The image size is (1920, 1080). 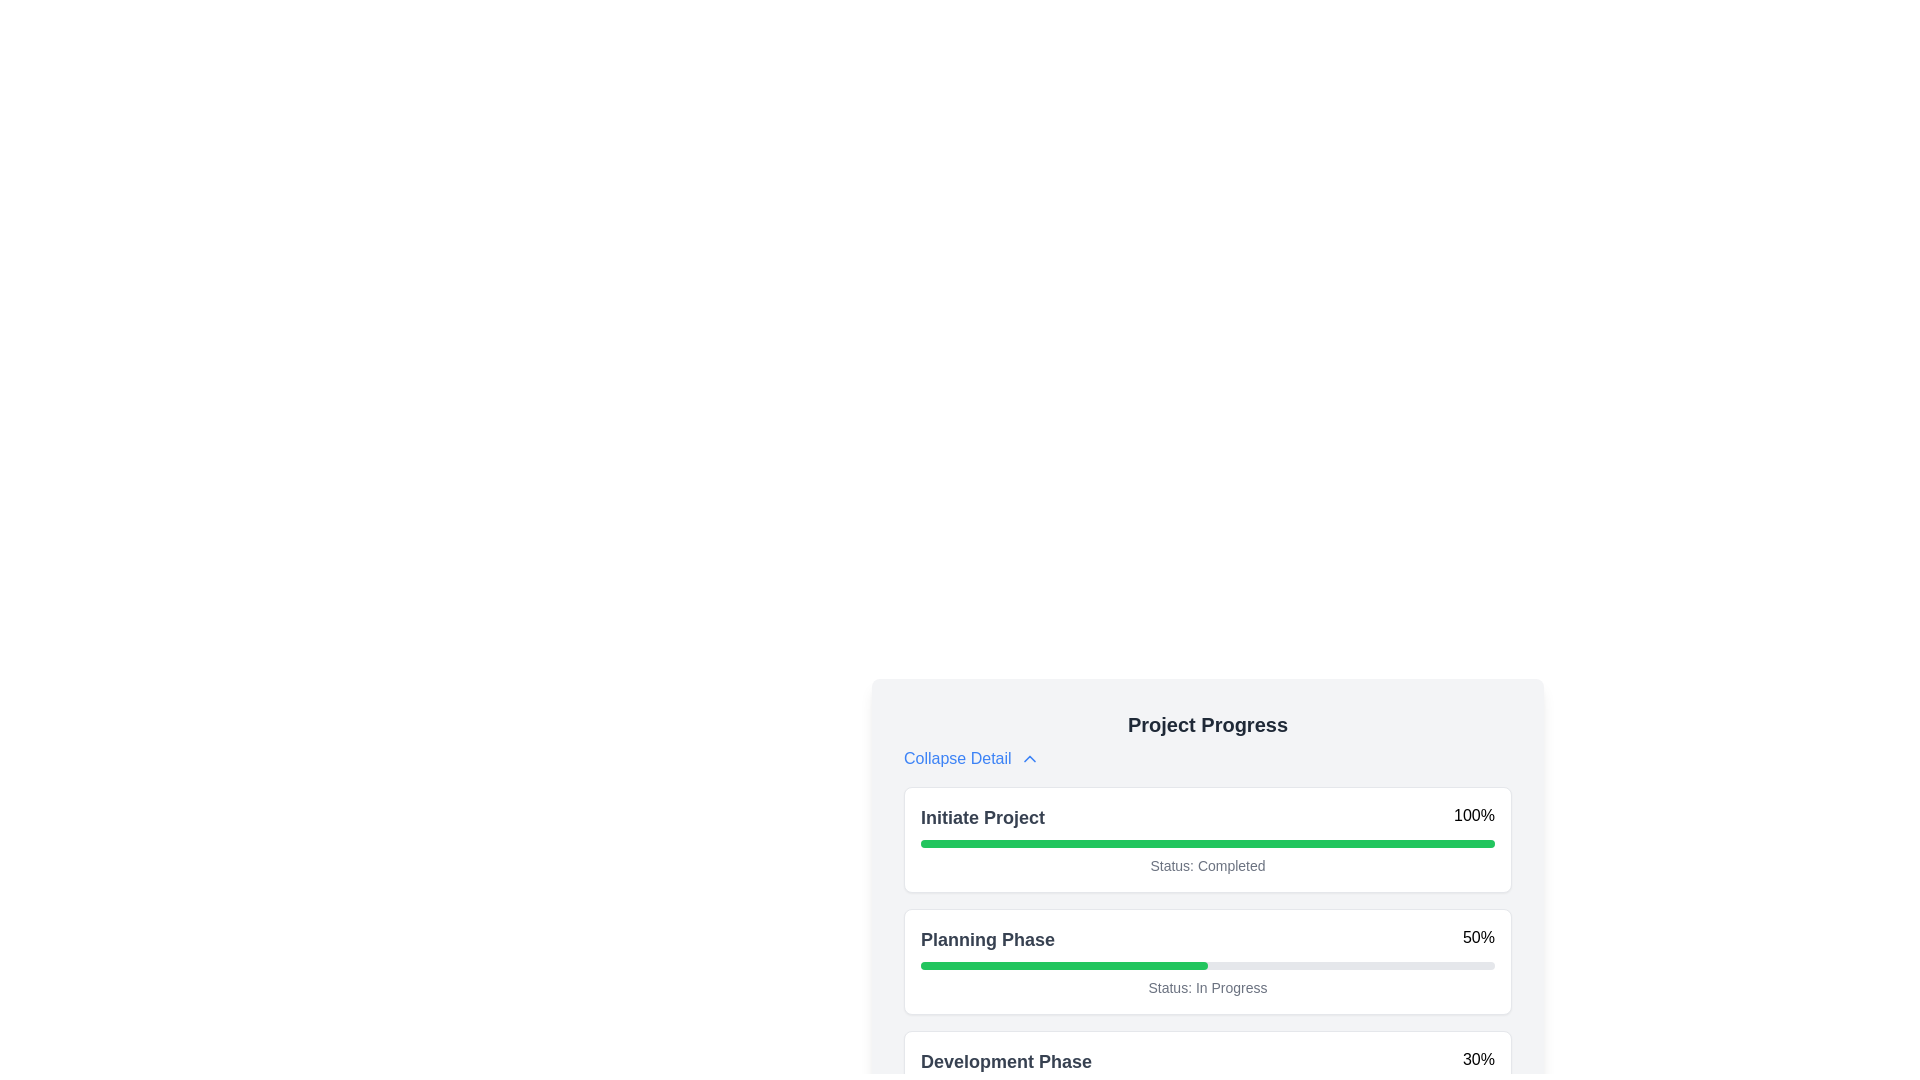 I want to click on the progress bar indicating the completion status of the 'Initiate Project' task, which is visually represented within the card titled 'Initiate Project', so click(x=1207, y=844).